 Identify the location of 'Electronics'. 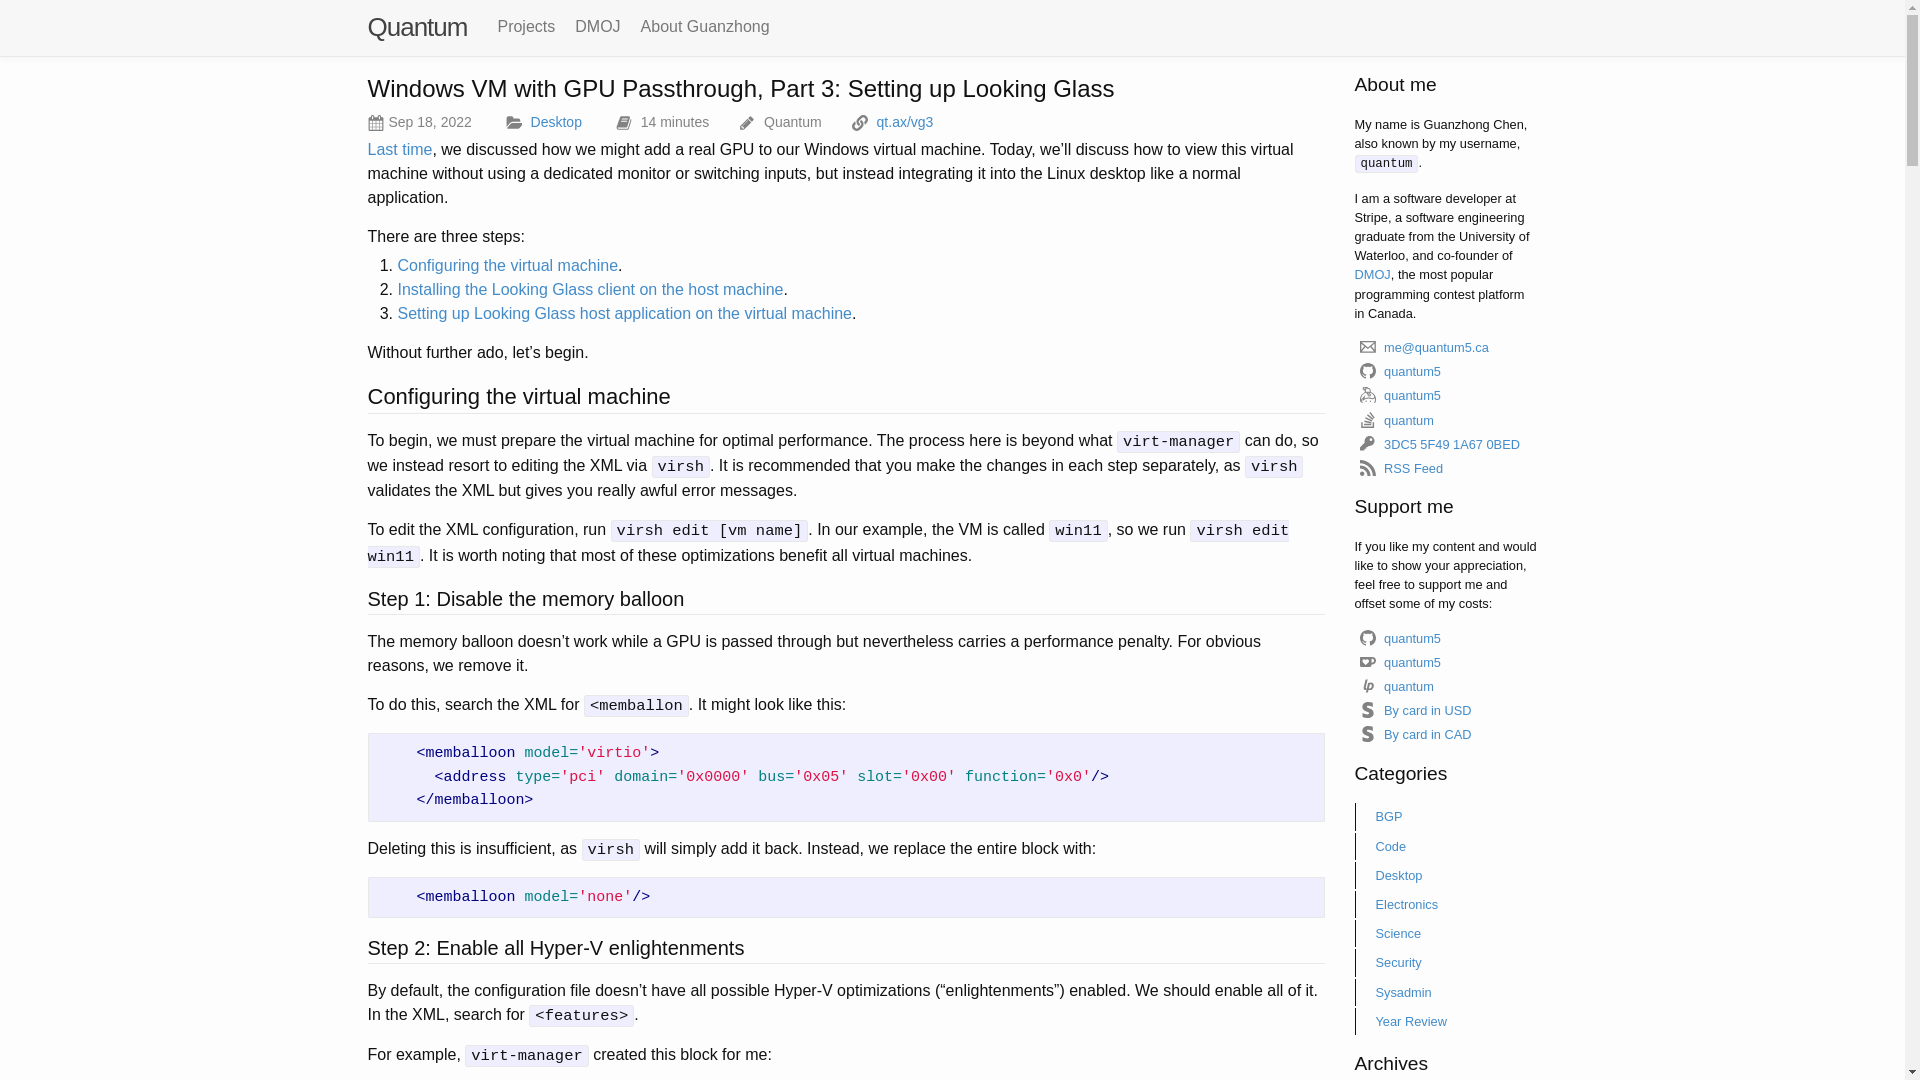
(1445, 904).